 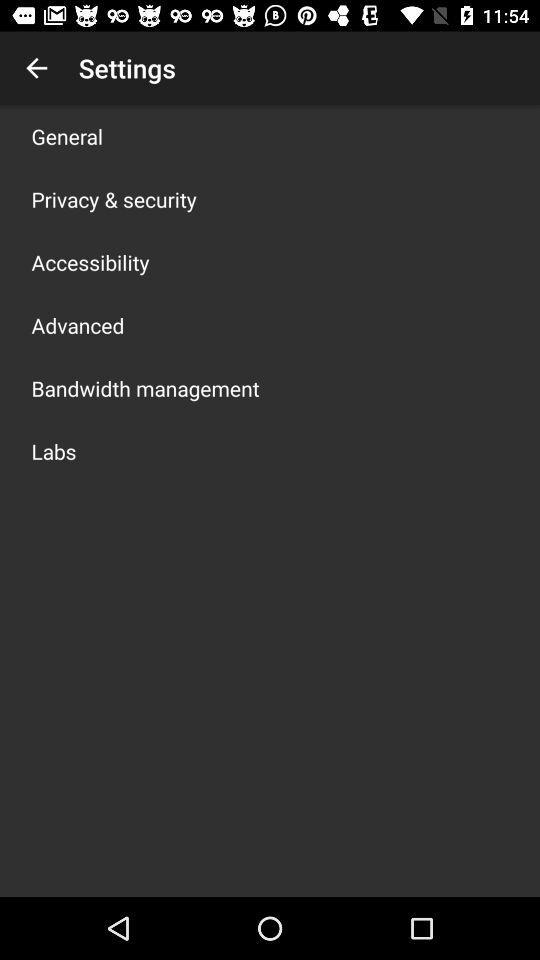 I want to click on icon above the privacy & security, so click(x=67, y=135).